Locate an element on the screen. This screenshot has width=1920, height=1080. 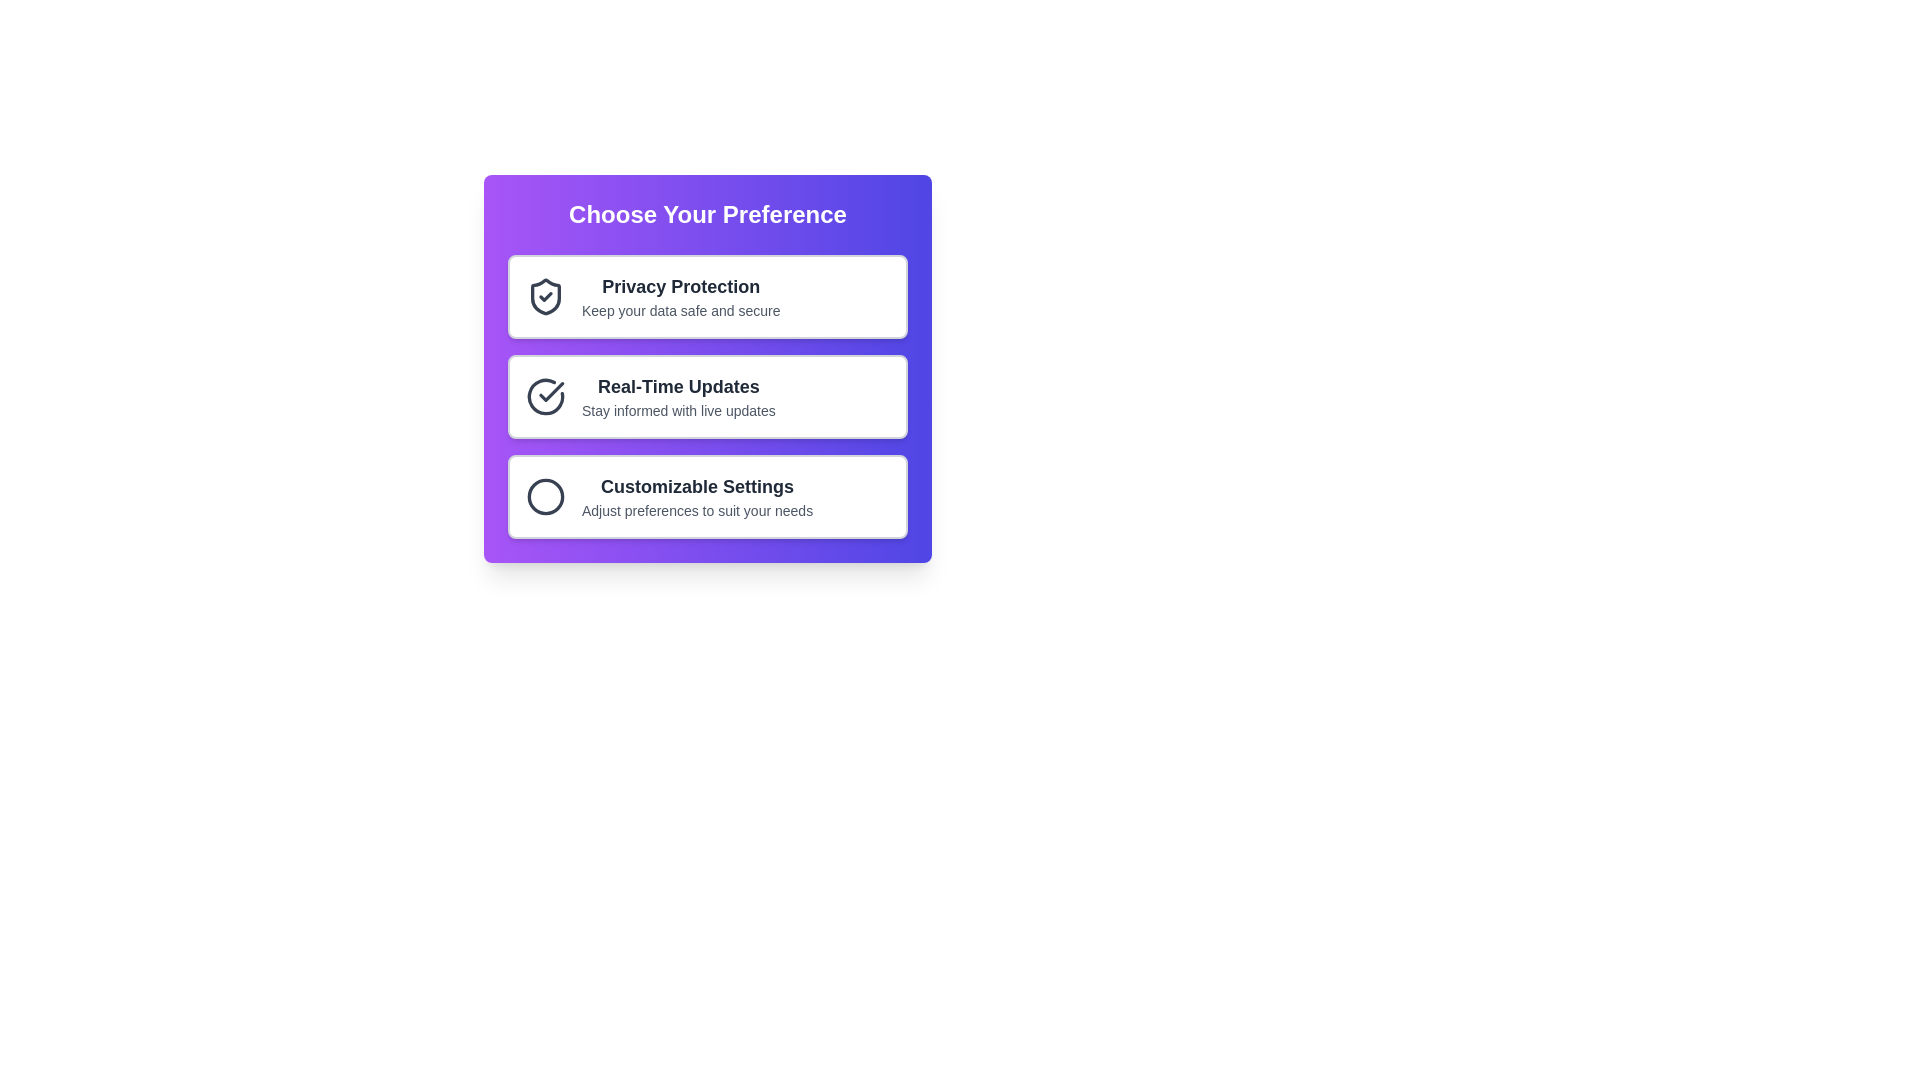
the descriptive text block titled 'Customizable Settings' that includes the subtitle 'Adjust preferences to suit your needs', located in the bottom section of the vertical list within the card labeled 'Choose Your Preference' is located at coordinates (697, 496).